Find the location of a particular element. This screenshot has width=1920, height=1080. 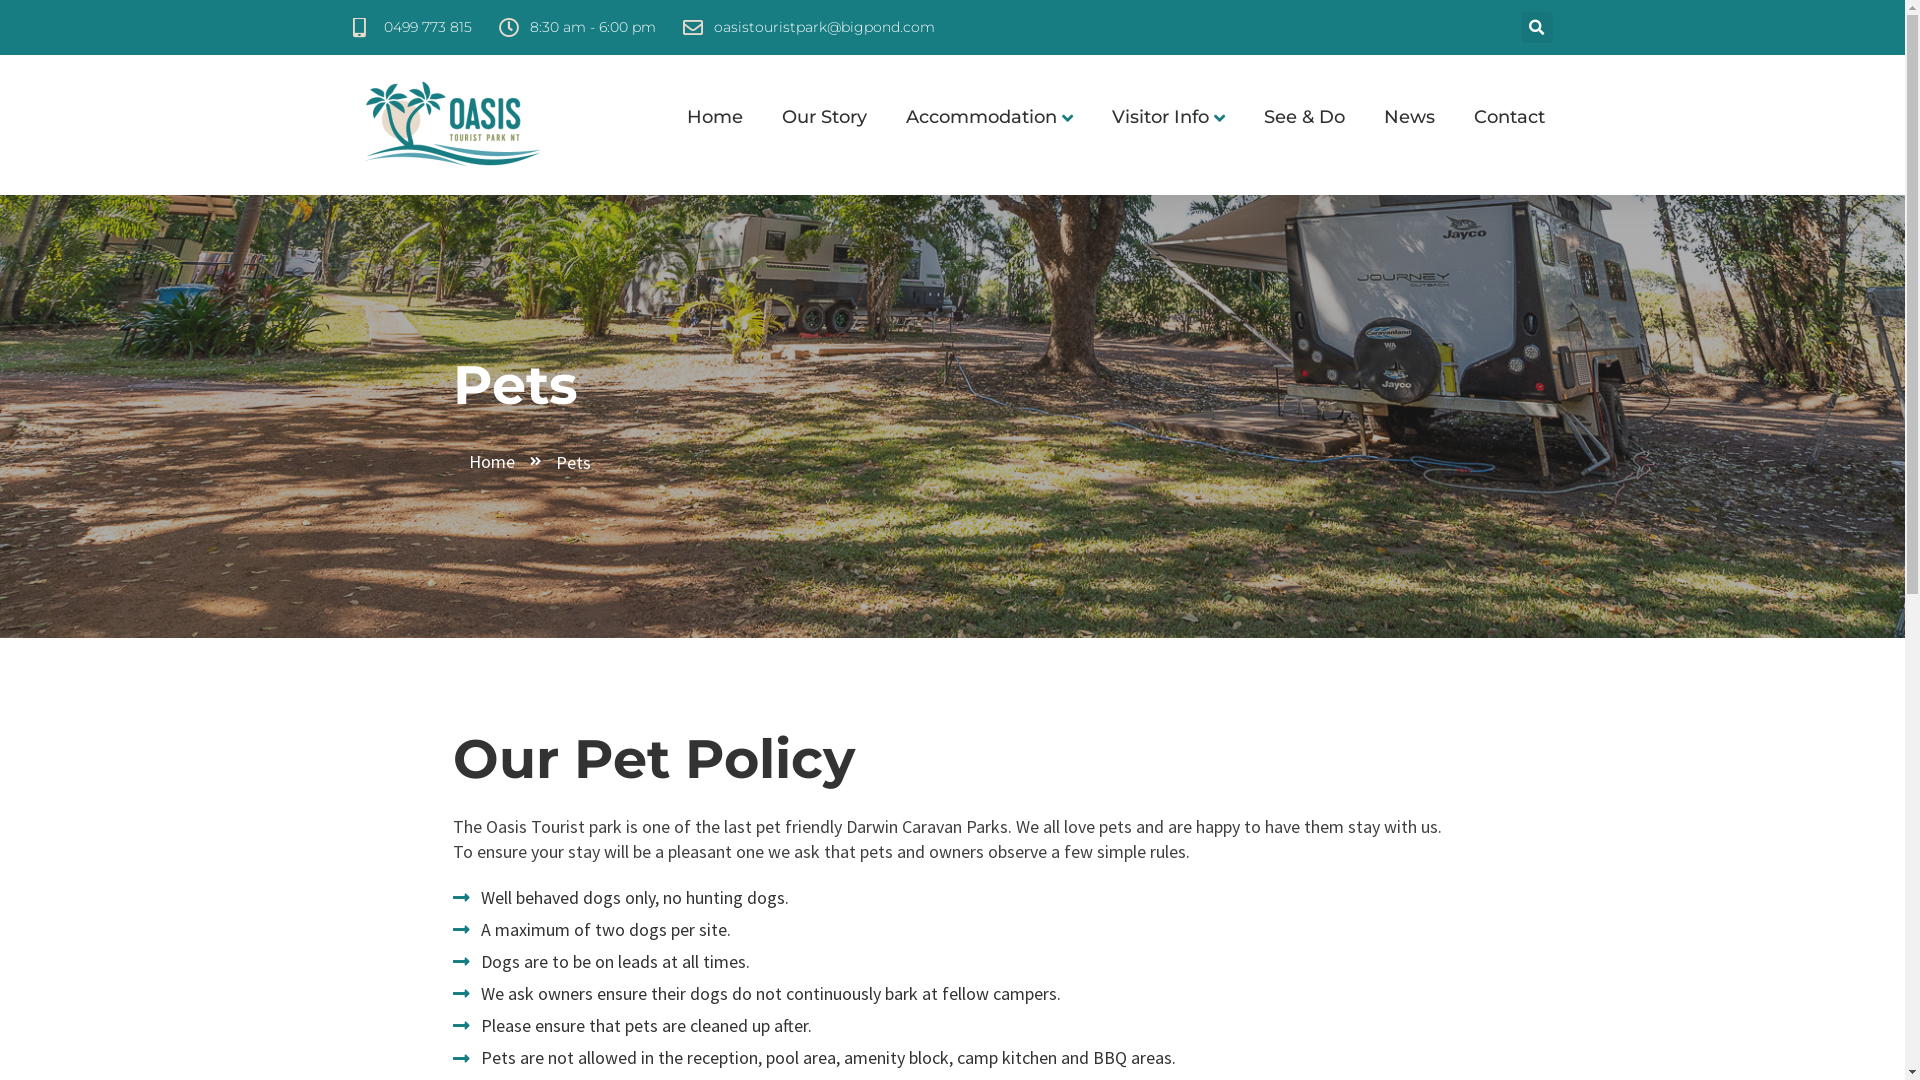

'Contact' is located at coordinates (1445, 117).